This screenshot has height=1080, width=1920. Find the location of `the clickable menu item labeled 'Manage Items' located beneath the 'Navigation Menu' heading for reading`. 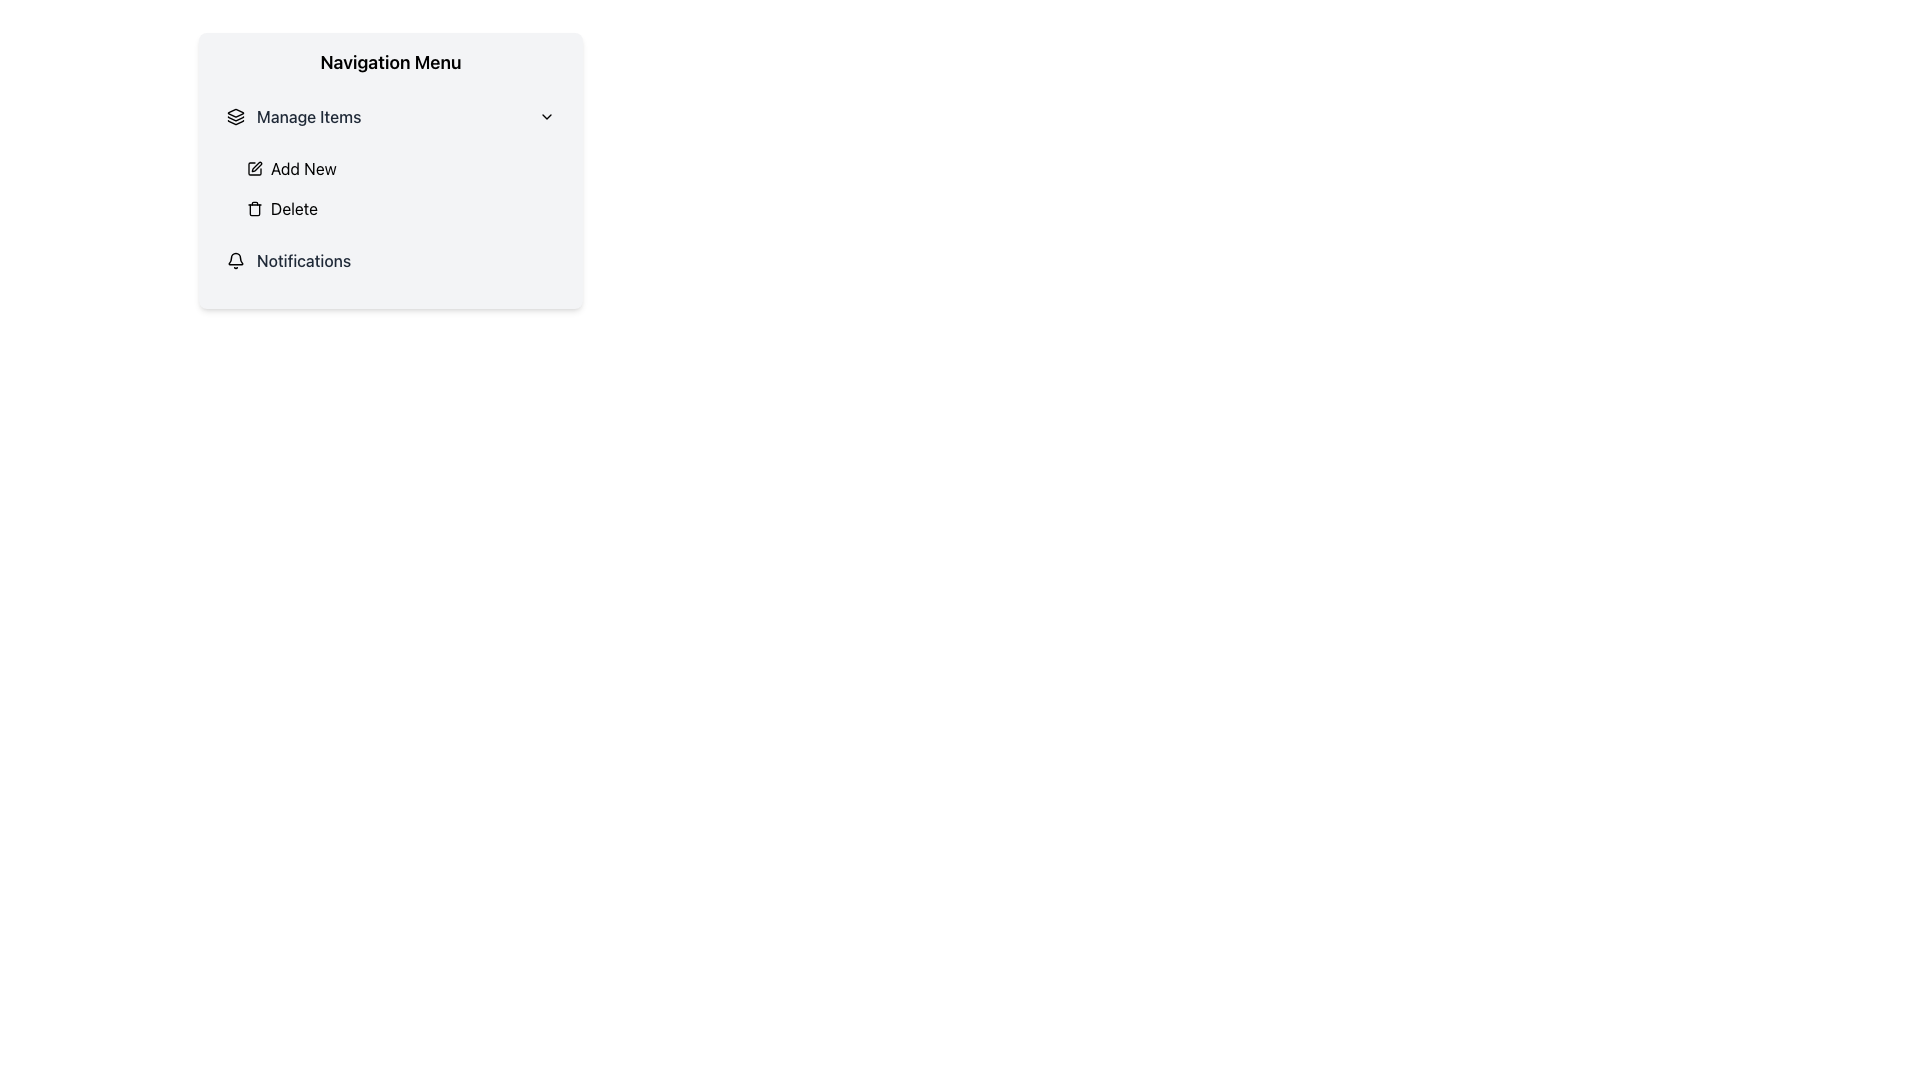

the clickable menu item labeled 'Manage Items' located beneath the 'Navigation Menu' heading for reading is located at coordinates (293, 116).